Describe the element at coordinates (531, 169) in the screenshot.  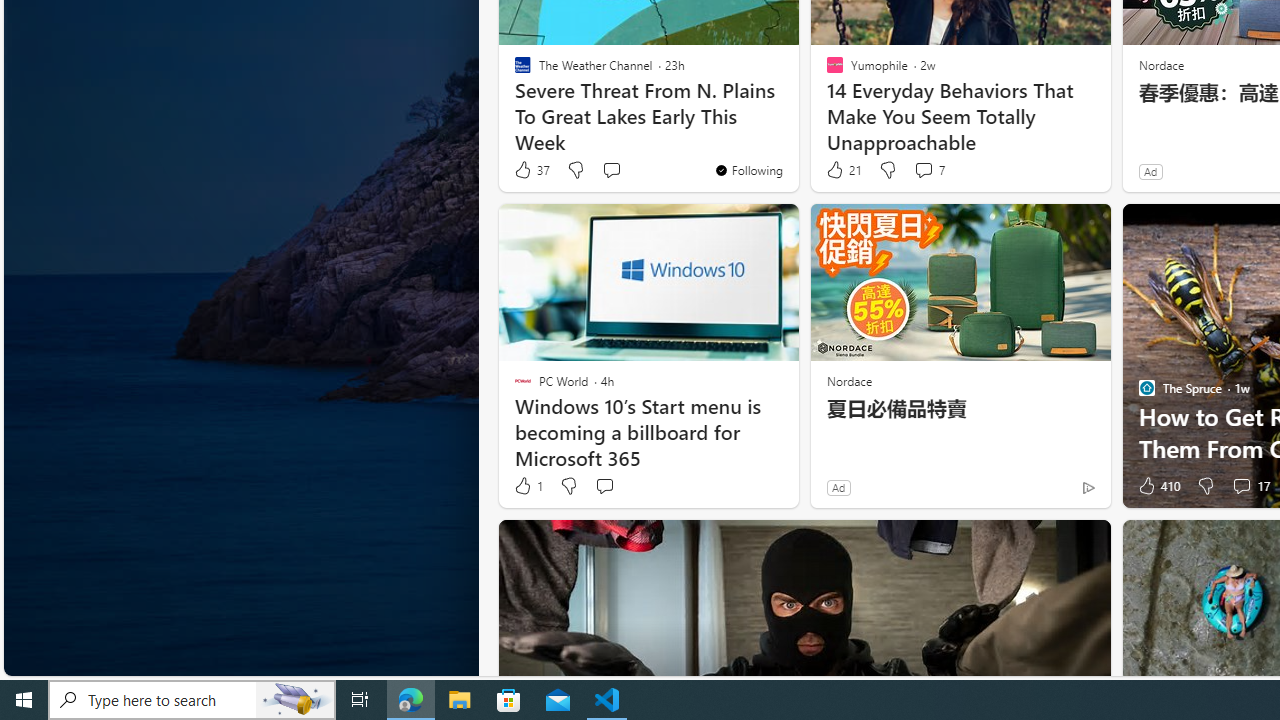
I see `'37 Like'` at that location.